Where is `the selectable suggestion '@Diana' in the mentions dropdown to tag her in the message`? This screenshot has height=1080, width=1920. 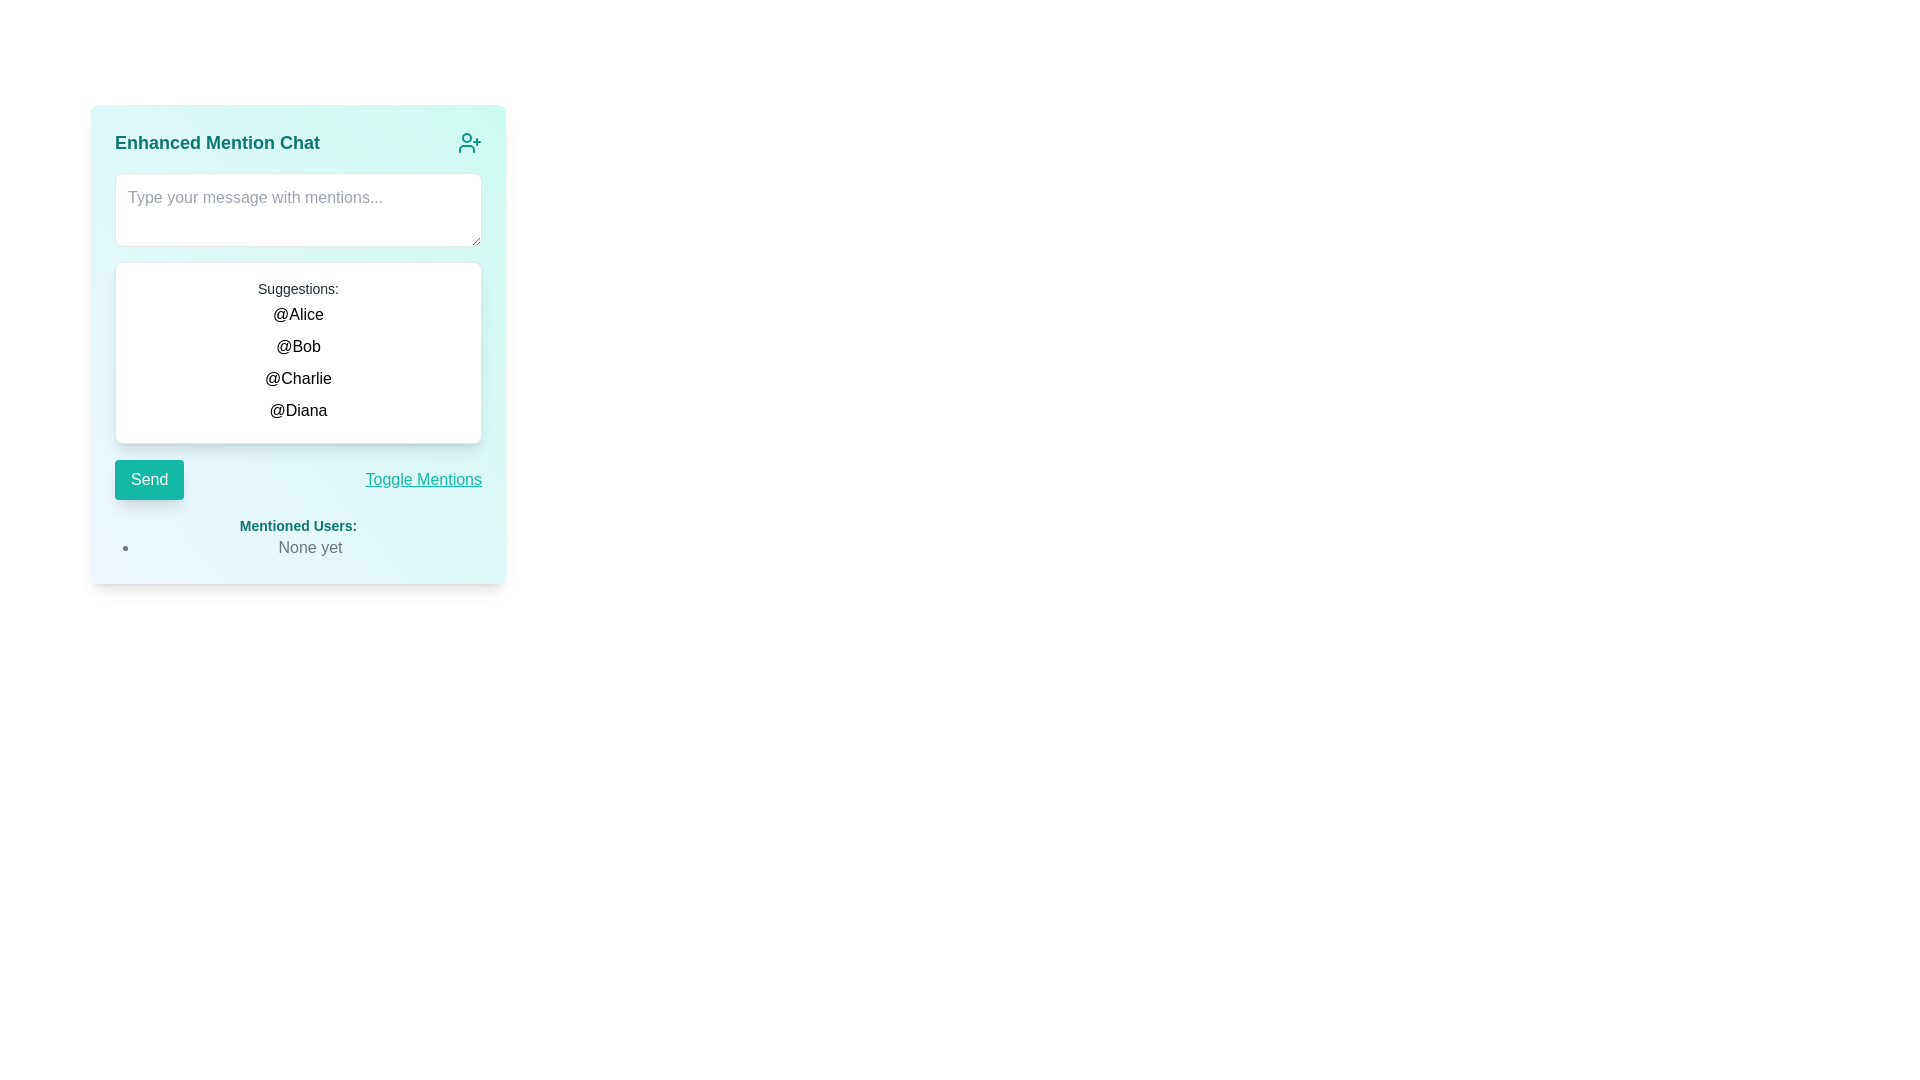 the selectable suggestion '@Diana' in the mentions dropdown to tag her in the message is located at coordinates (297, 410).